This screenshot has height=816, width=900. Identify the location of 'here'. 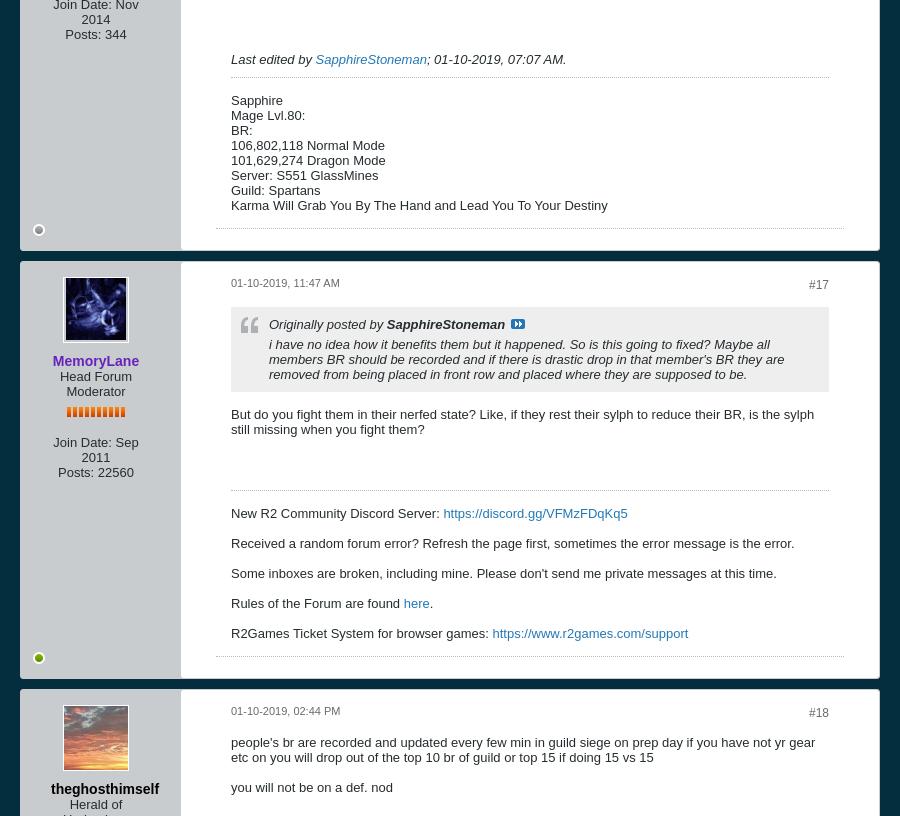
(415, 602).